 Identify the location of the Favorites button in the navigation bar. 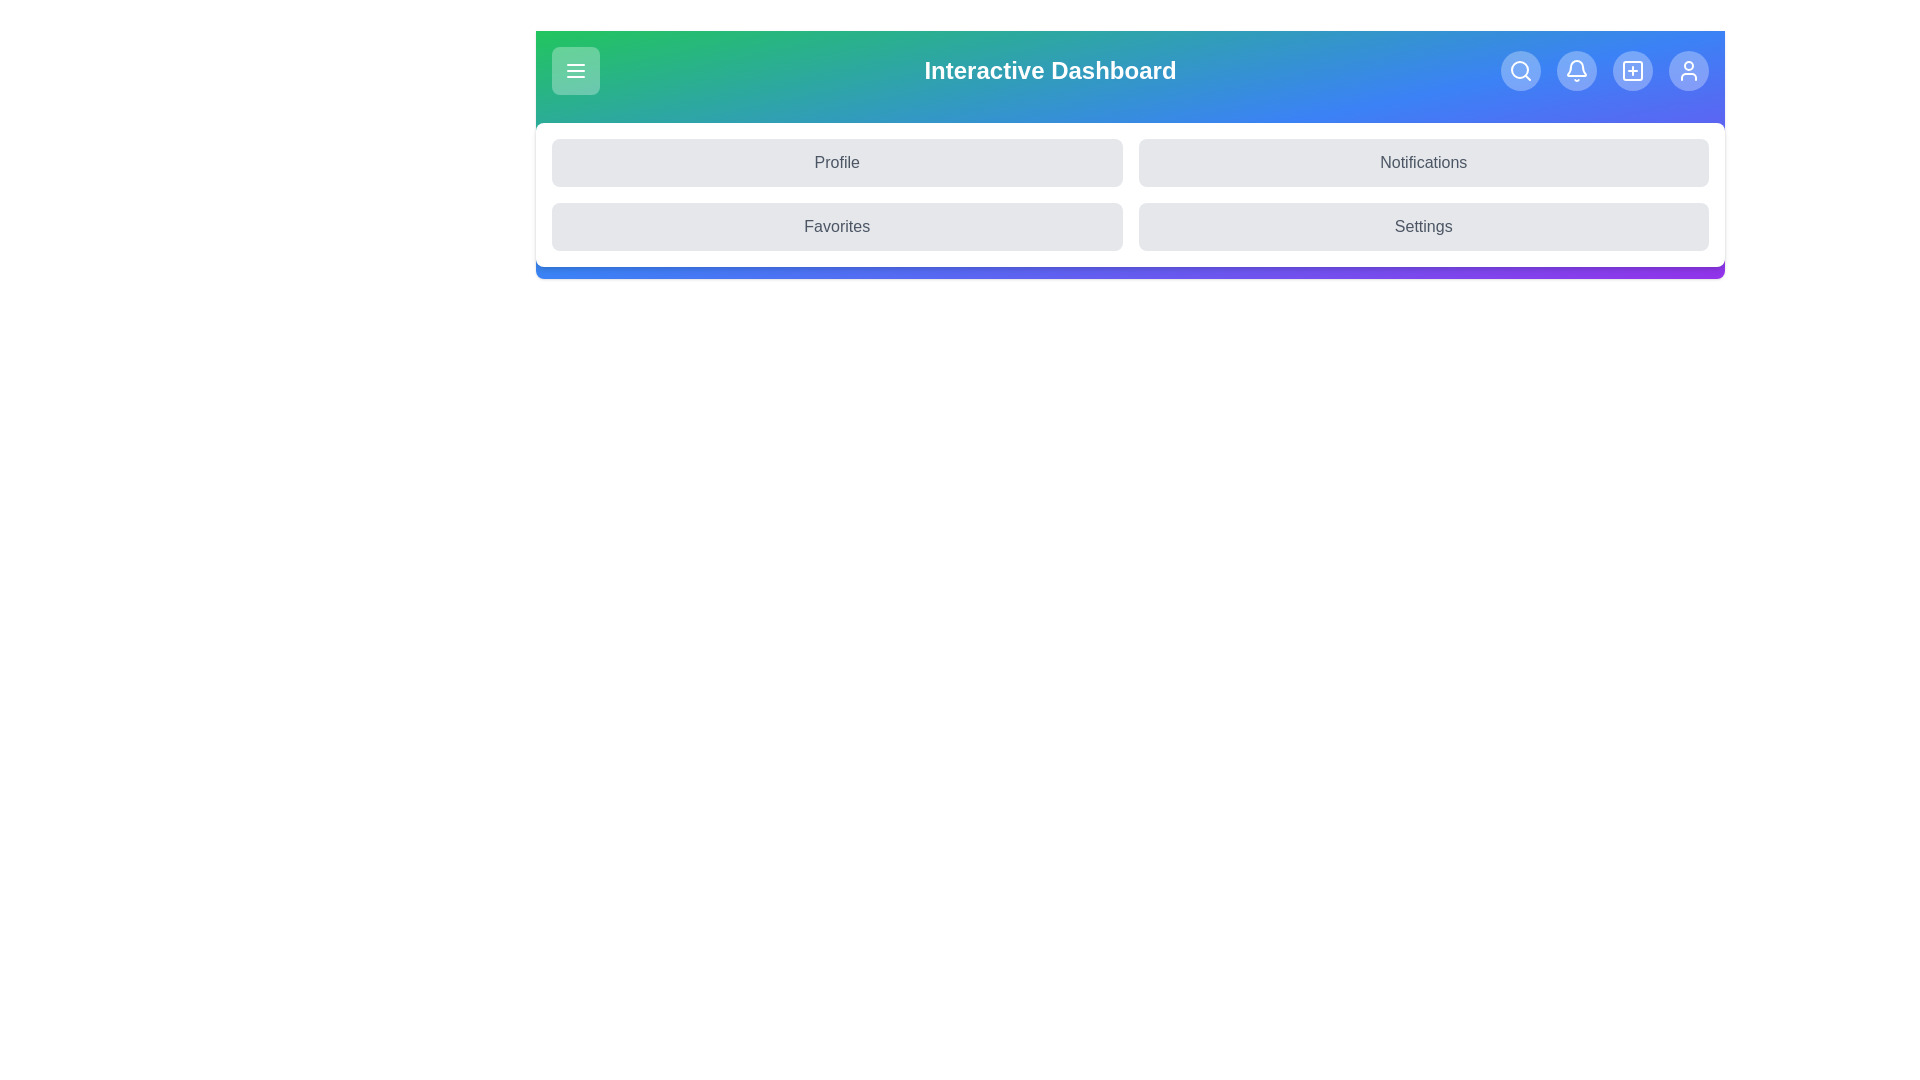
(837, 226).